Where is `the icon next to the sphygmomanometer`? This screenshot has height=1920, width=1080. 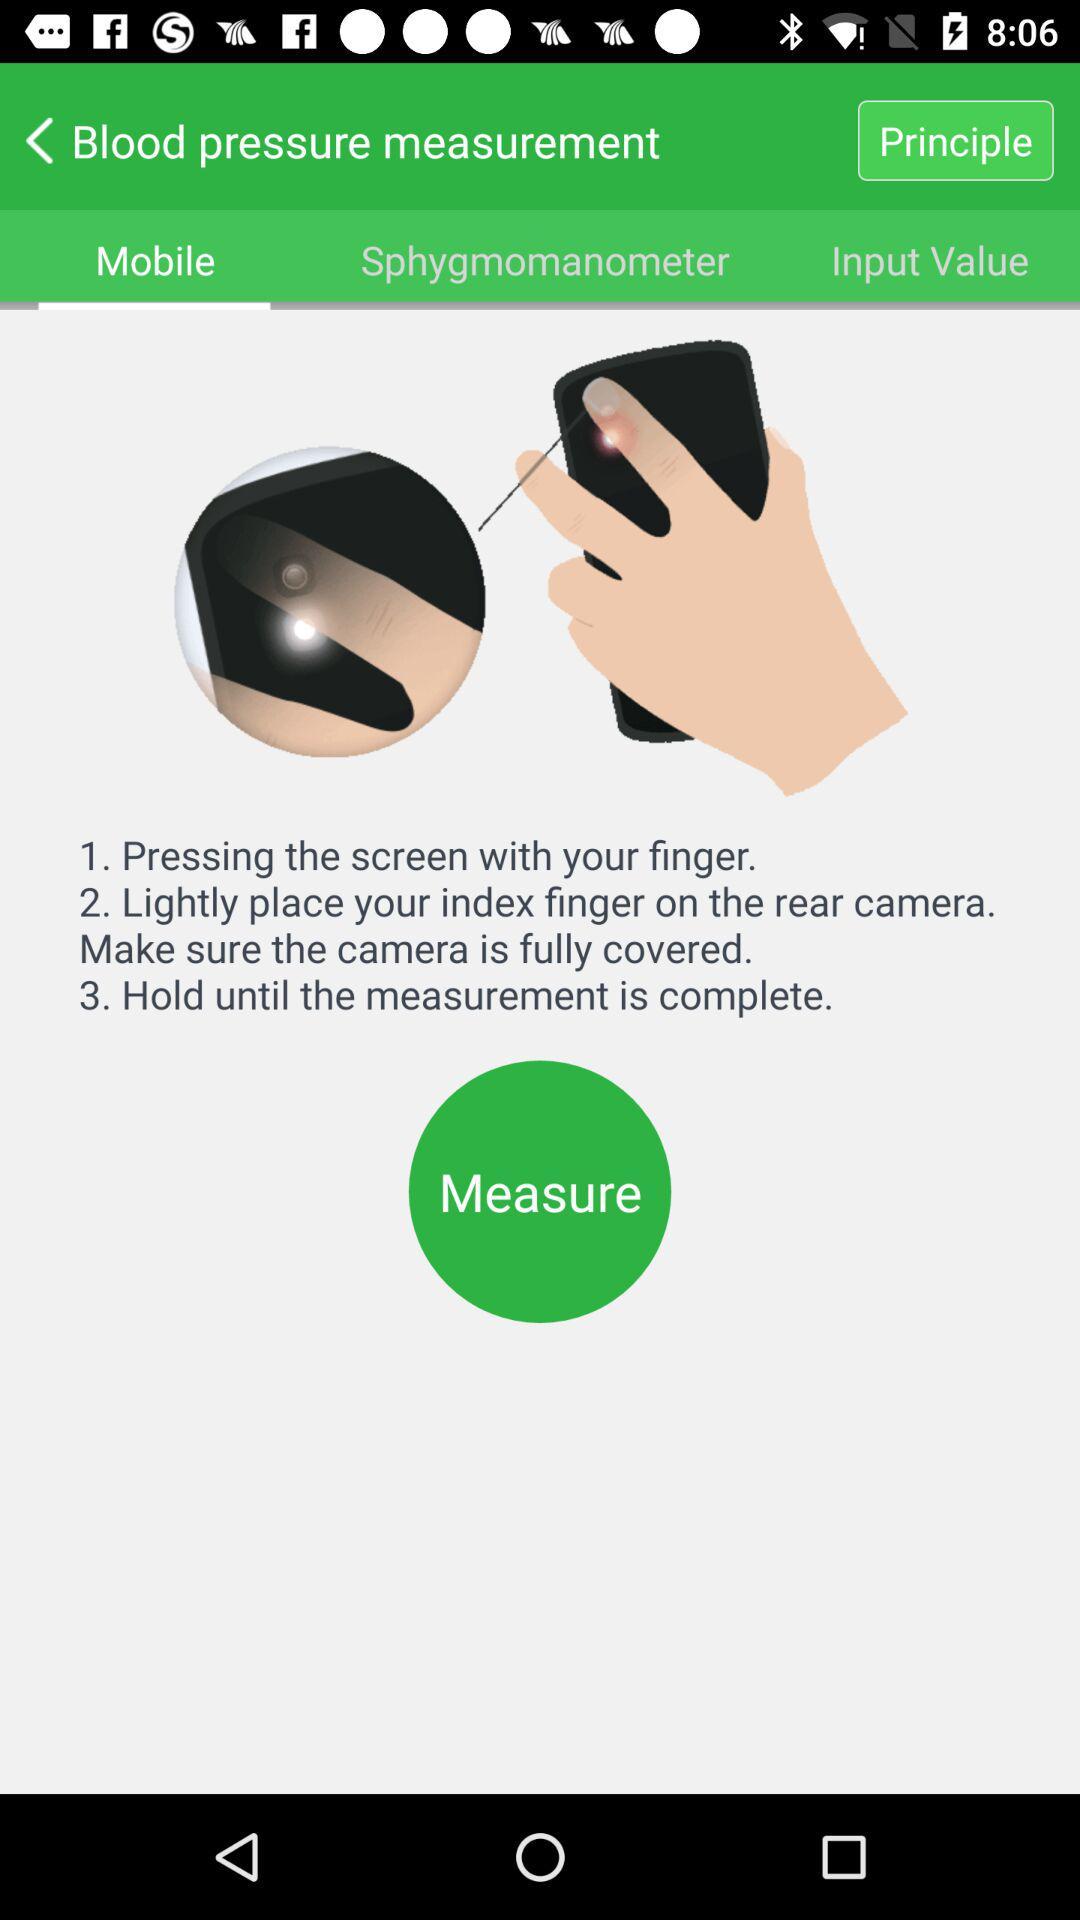 the icon next to the sphygmomanometer is located at coordinates (930, 258).